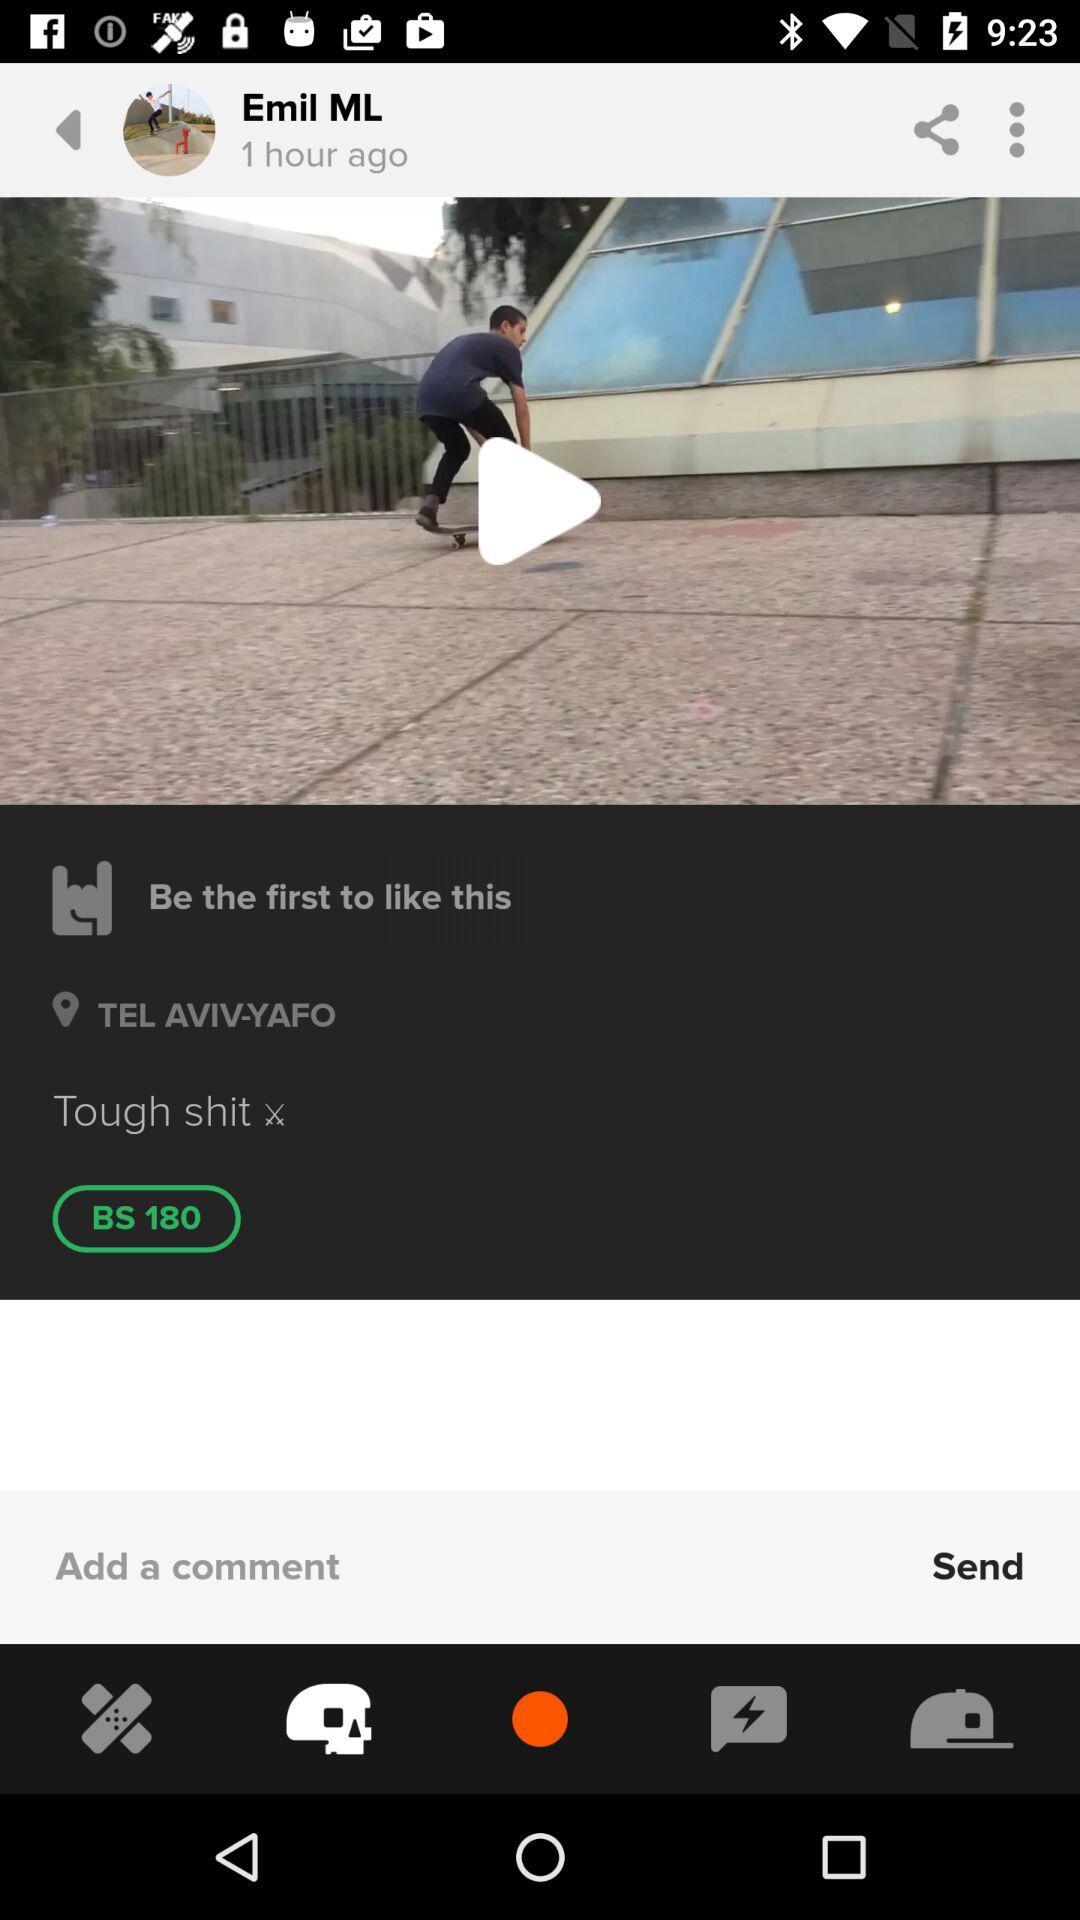  I want to click on the location icon on the web page, so click(64, 1038).